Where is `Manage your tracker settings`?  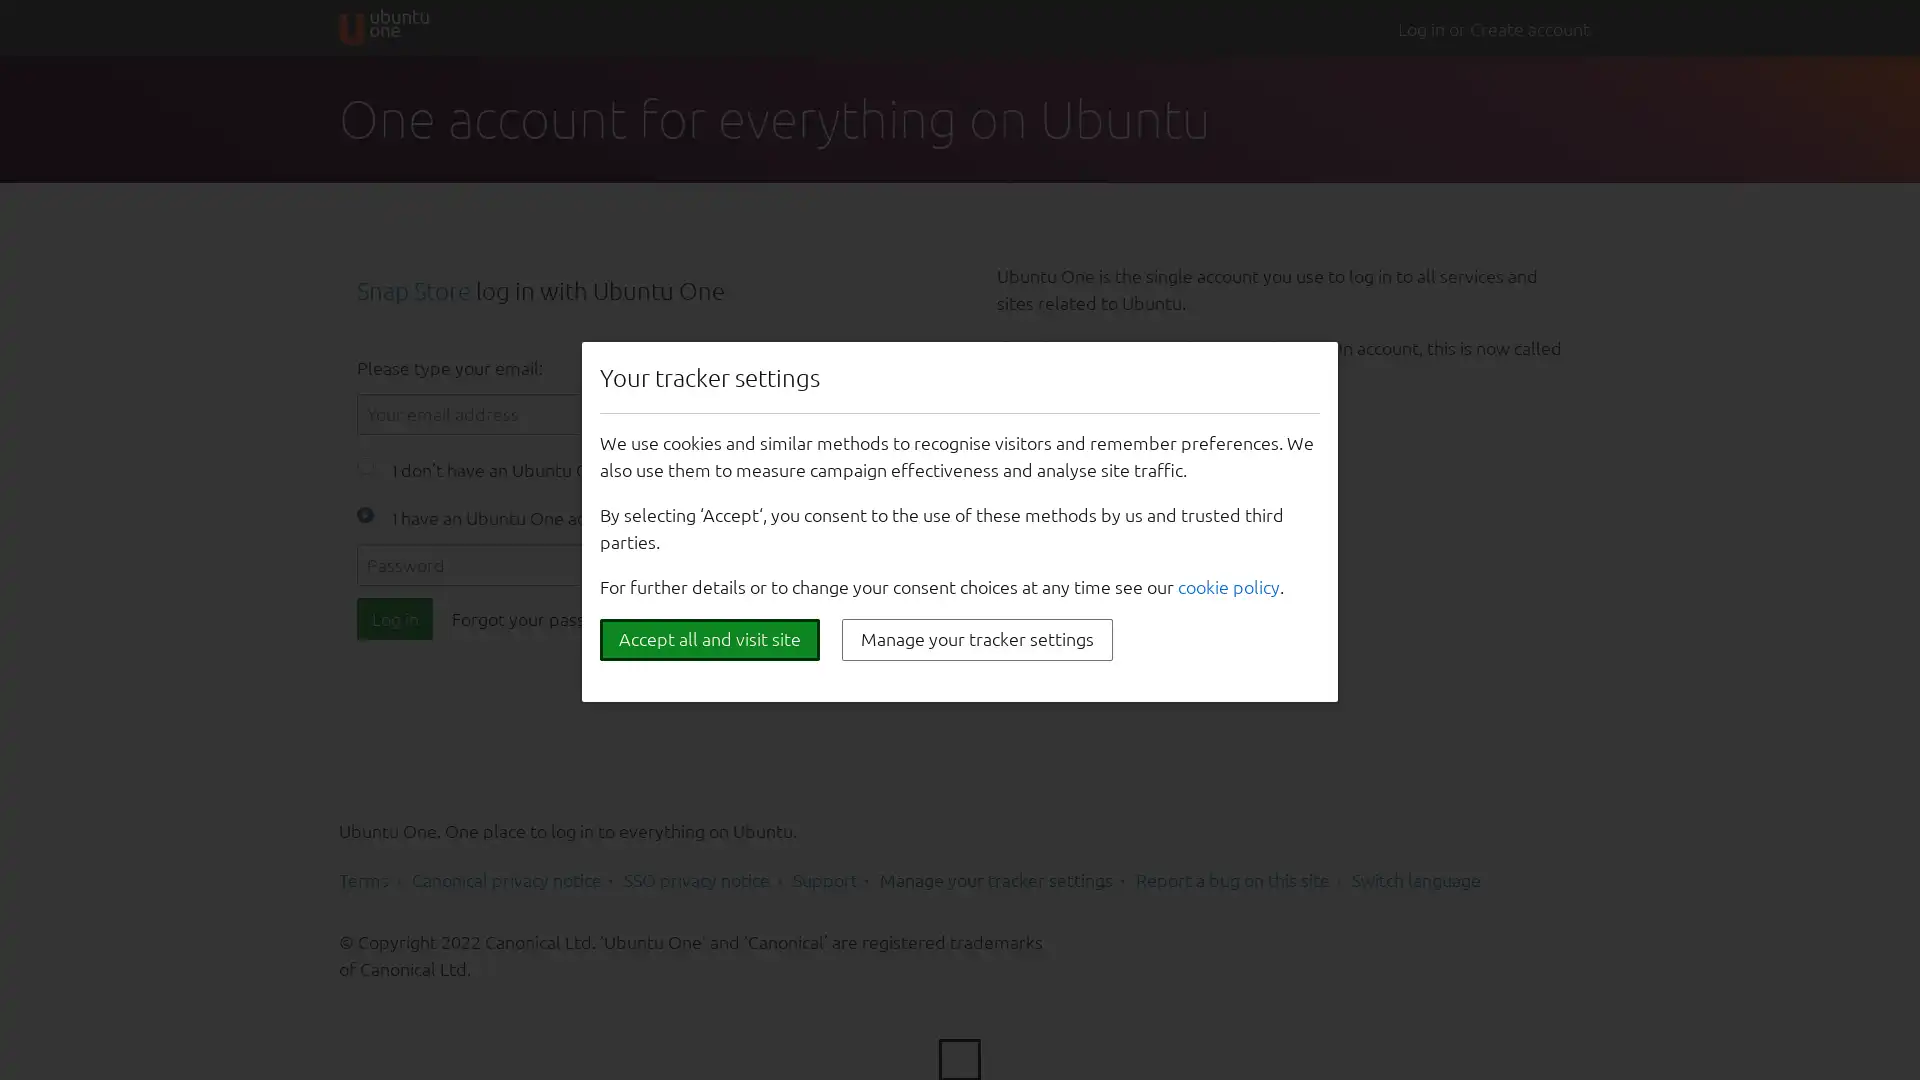 Manage your tracker settings is located at coordinates (977, 639).